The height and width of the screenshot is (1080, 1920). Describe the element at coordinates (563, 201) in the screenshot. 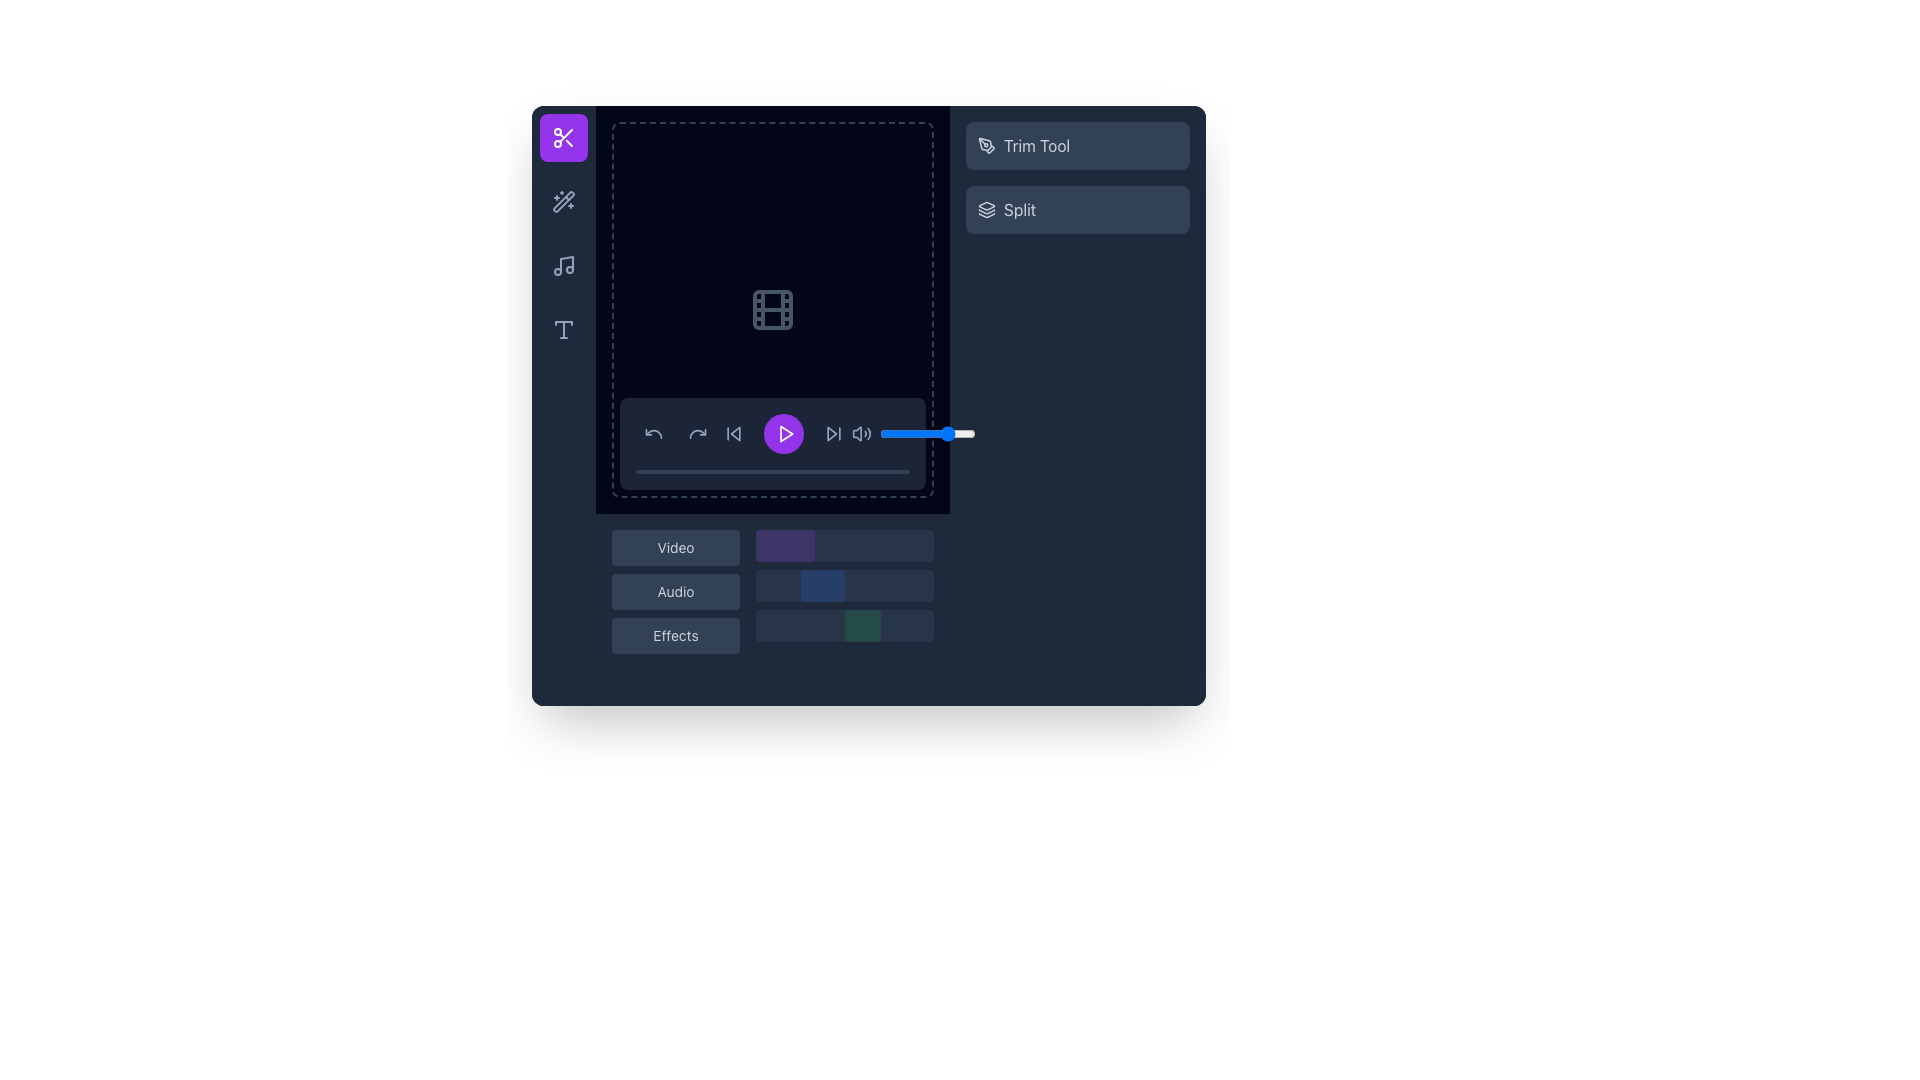

I see `the magic wand icon with sparkles, located in the upper-left section of the interface` at that location.